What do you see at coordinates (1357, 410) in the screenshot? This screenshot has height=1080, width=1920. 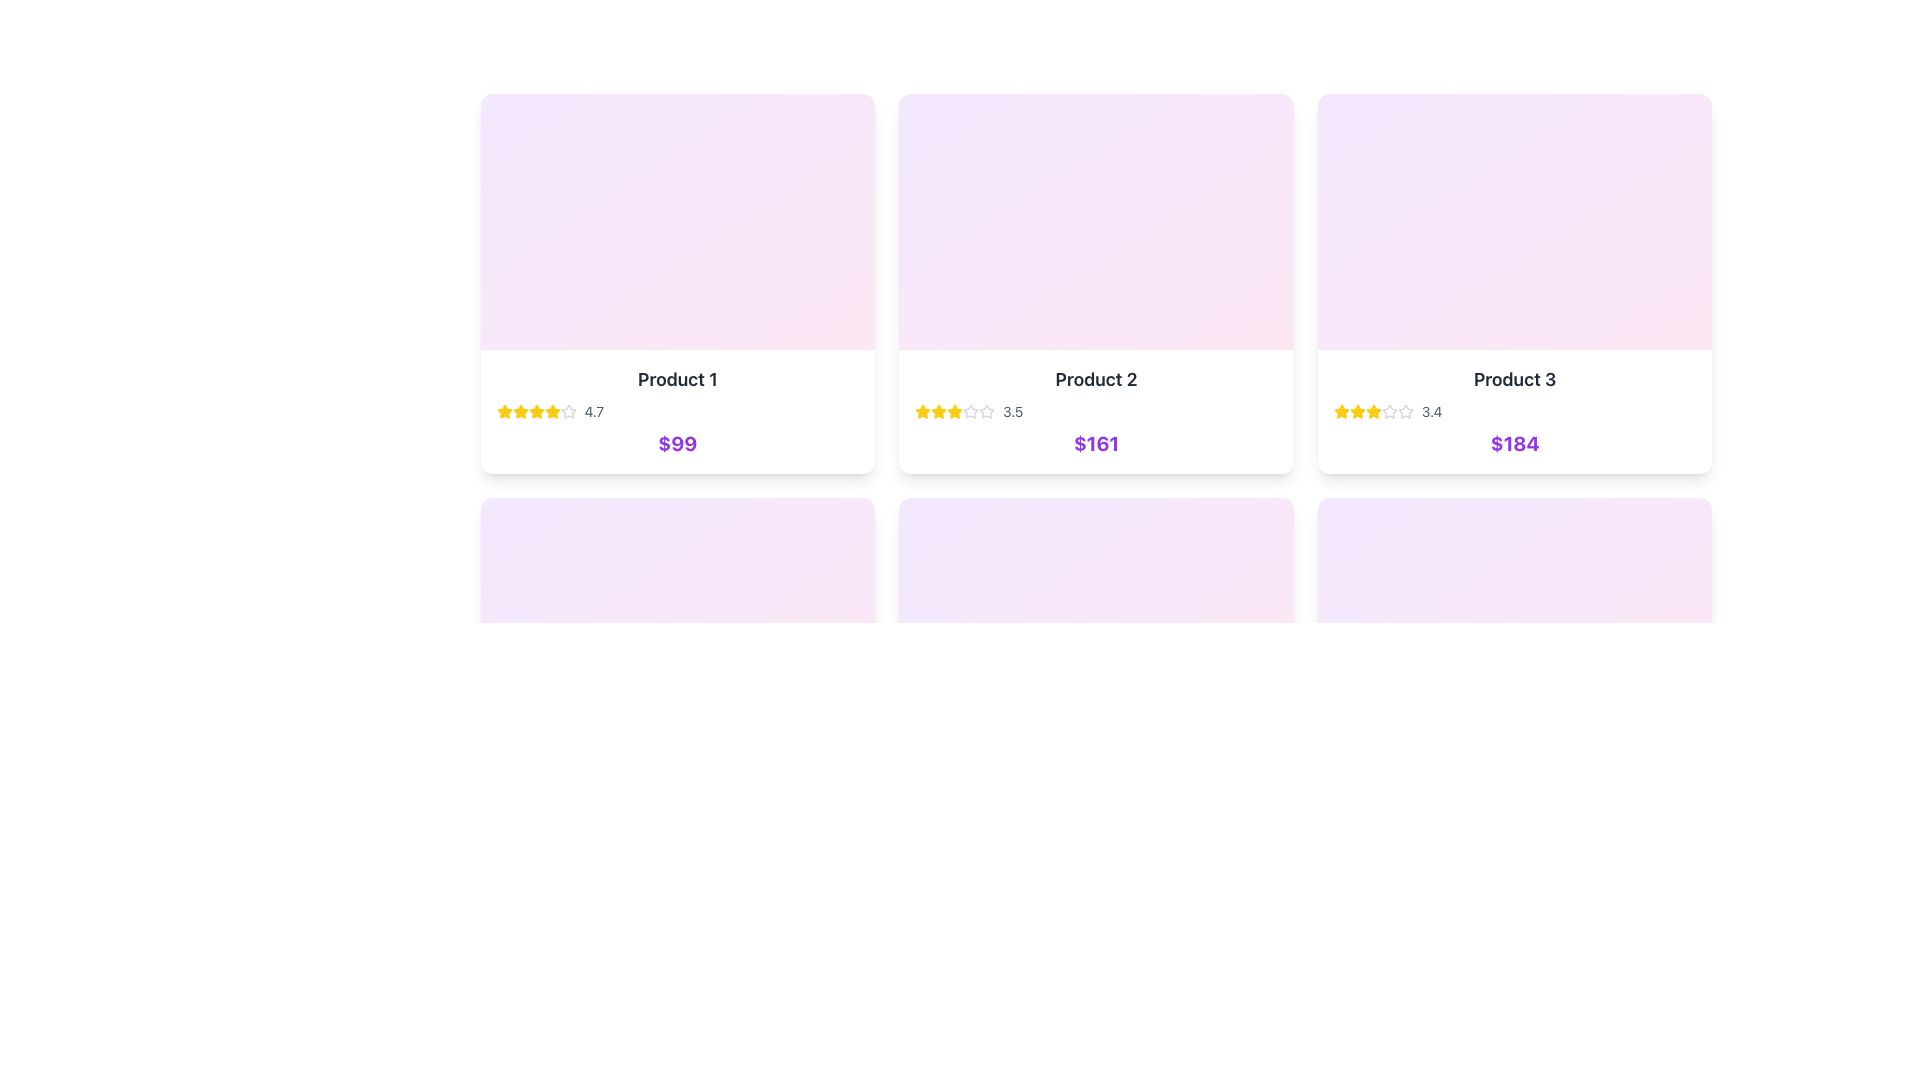 I see `the first star icon in the rating system under the 'Product 3' card, located at the top-right section of the interface` at bounding box center [1357, 410].